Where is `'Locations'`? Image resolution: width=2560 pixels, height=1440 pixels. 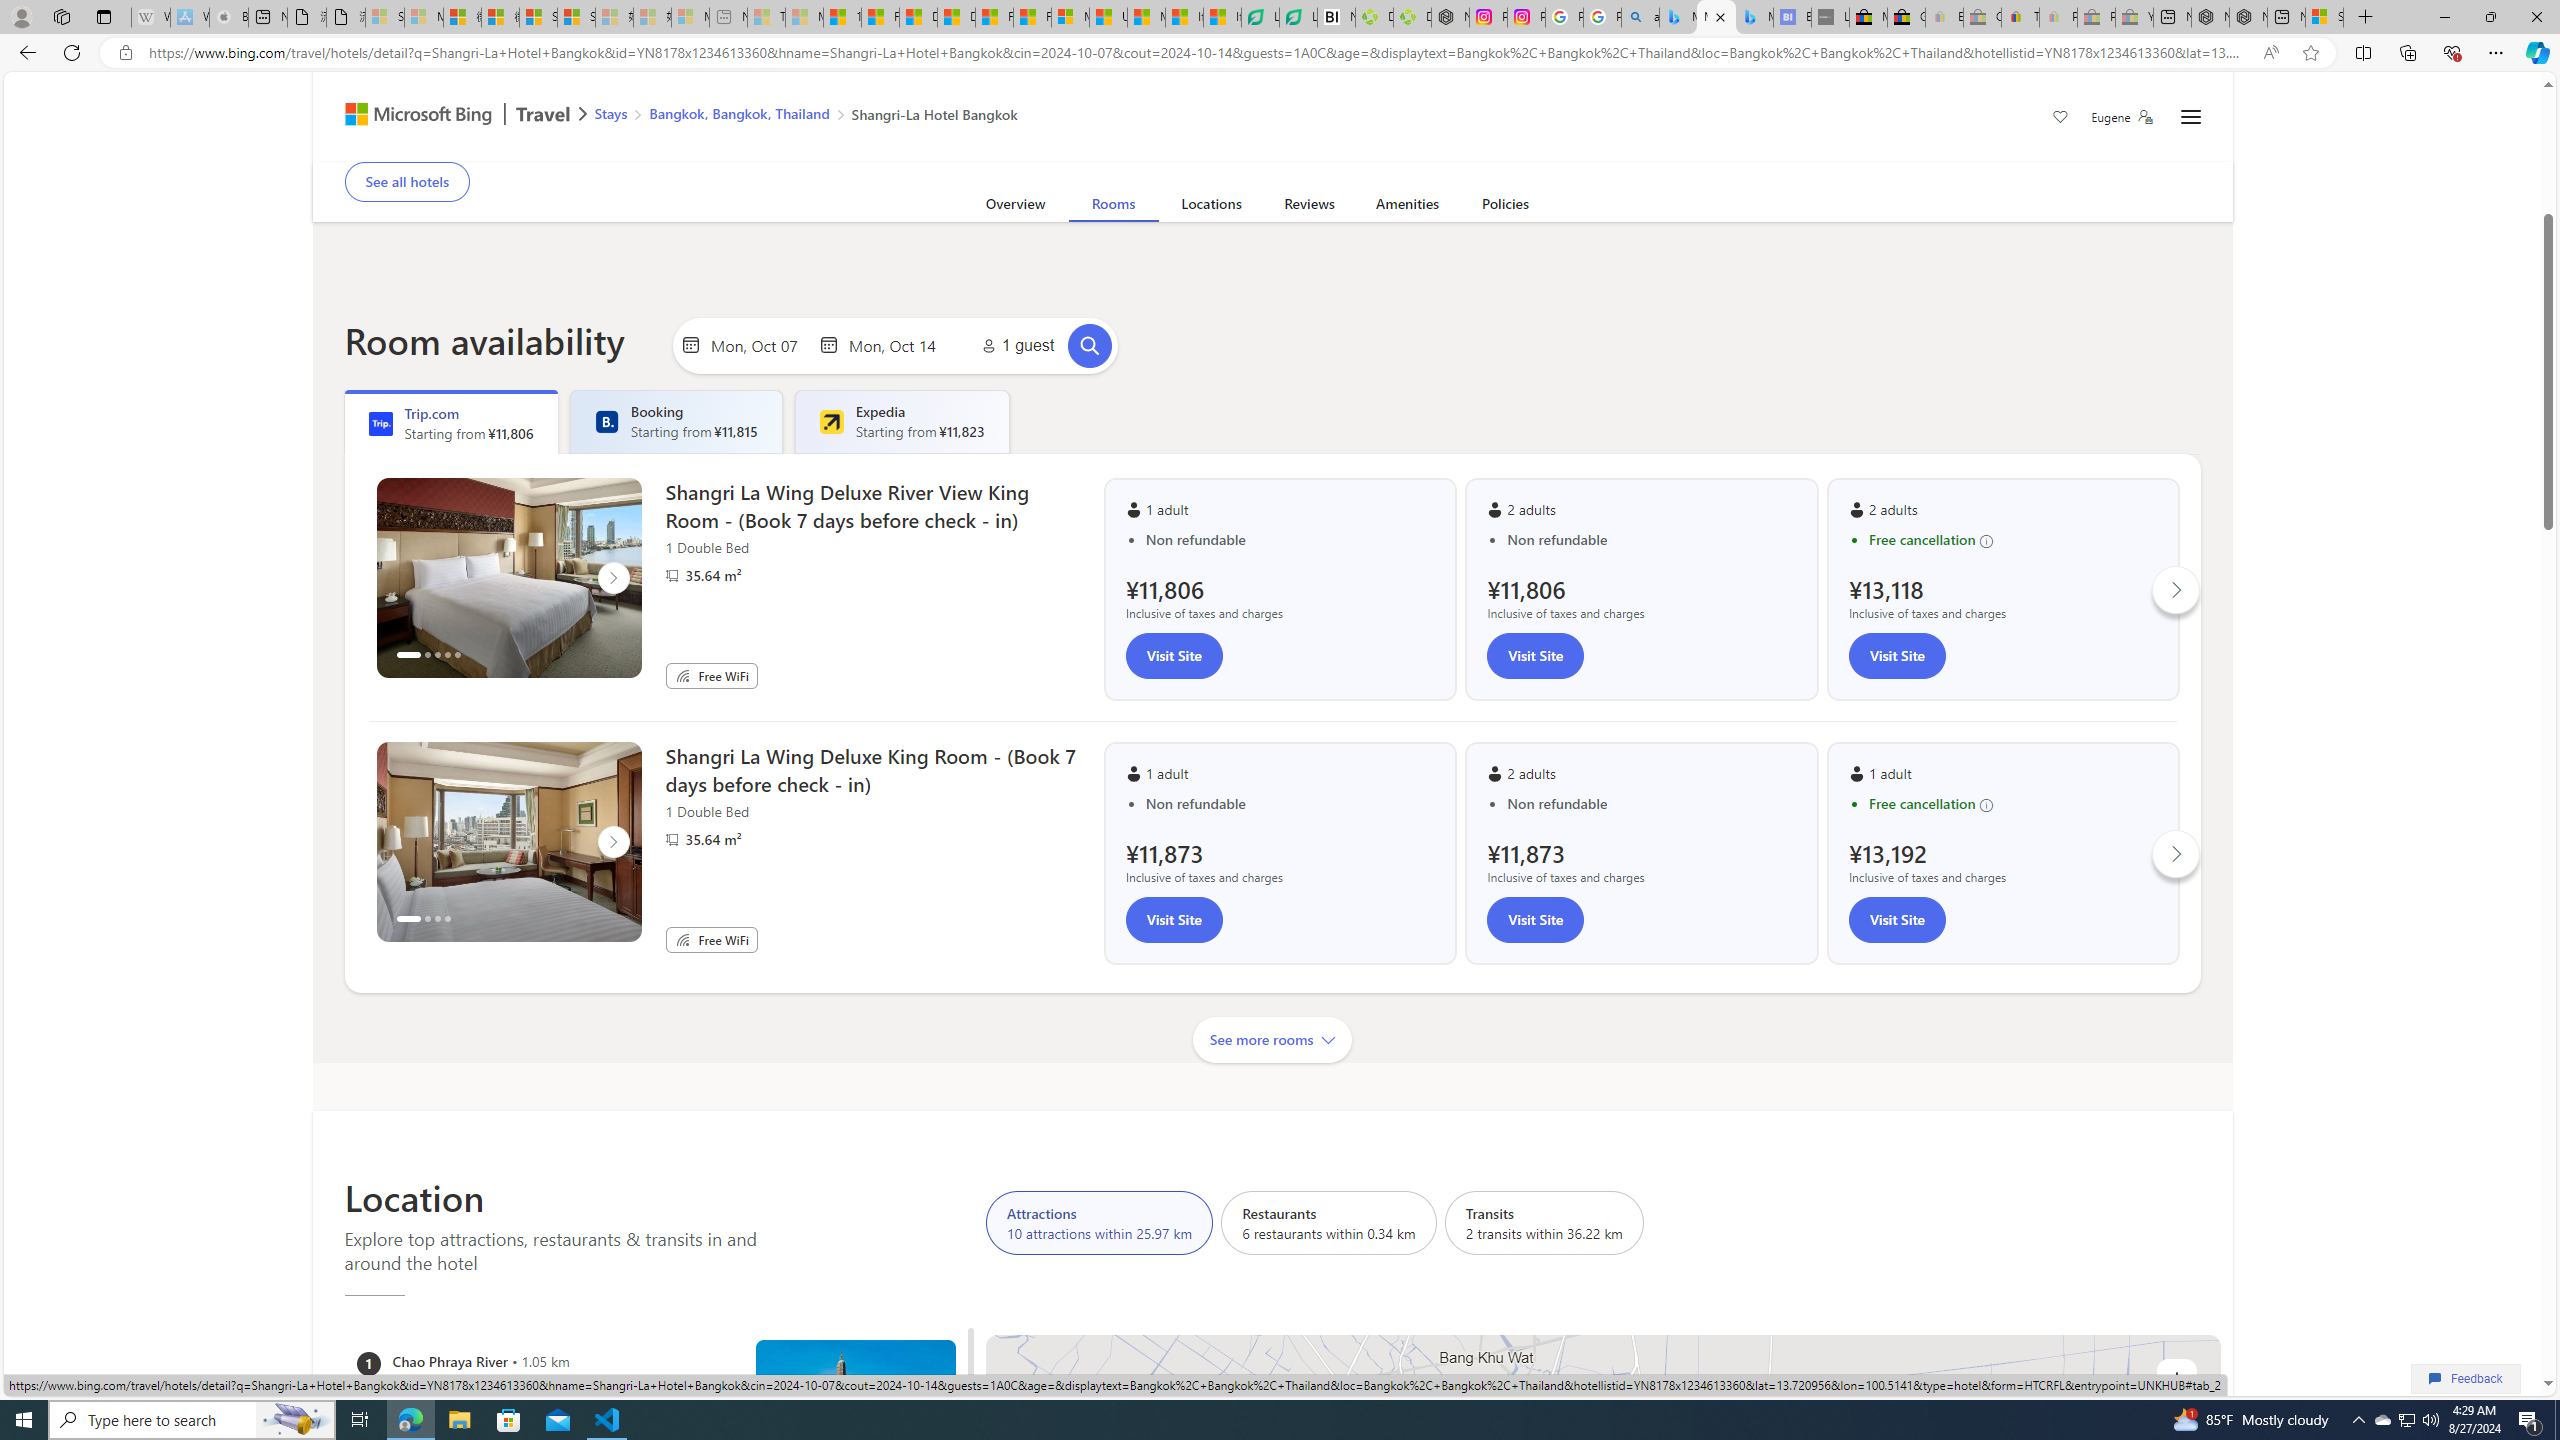 'Locations' is located at coordinates (1210, 207).